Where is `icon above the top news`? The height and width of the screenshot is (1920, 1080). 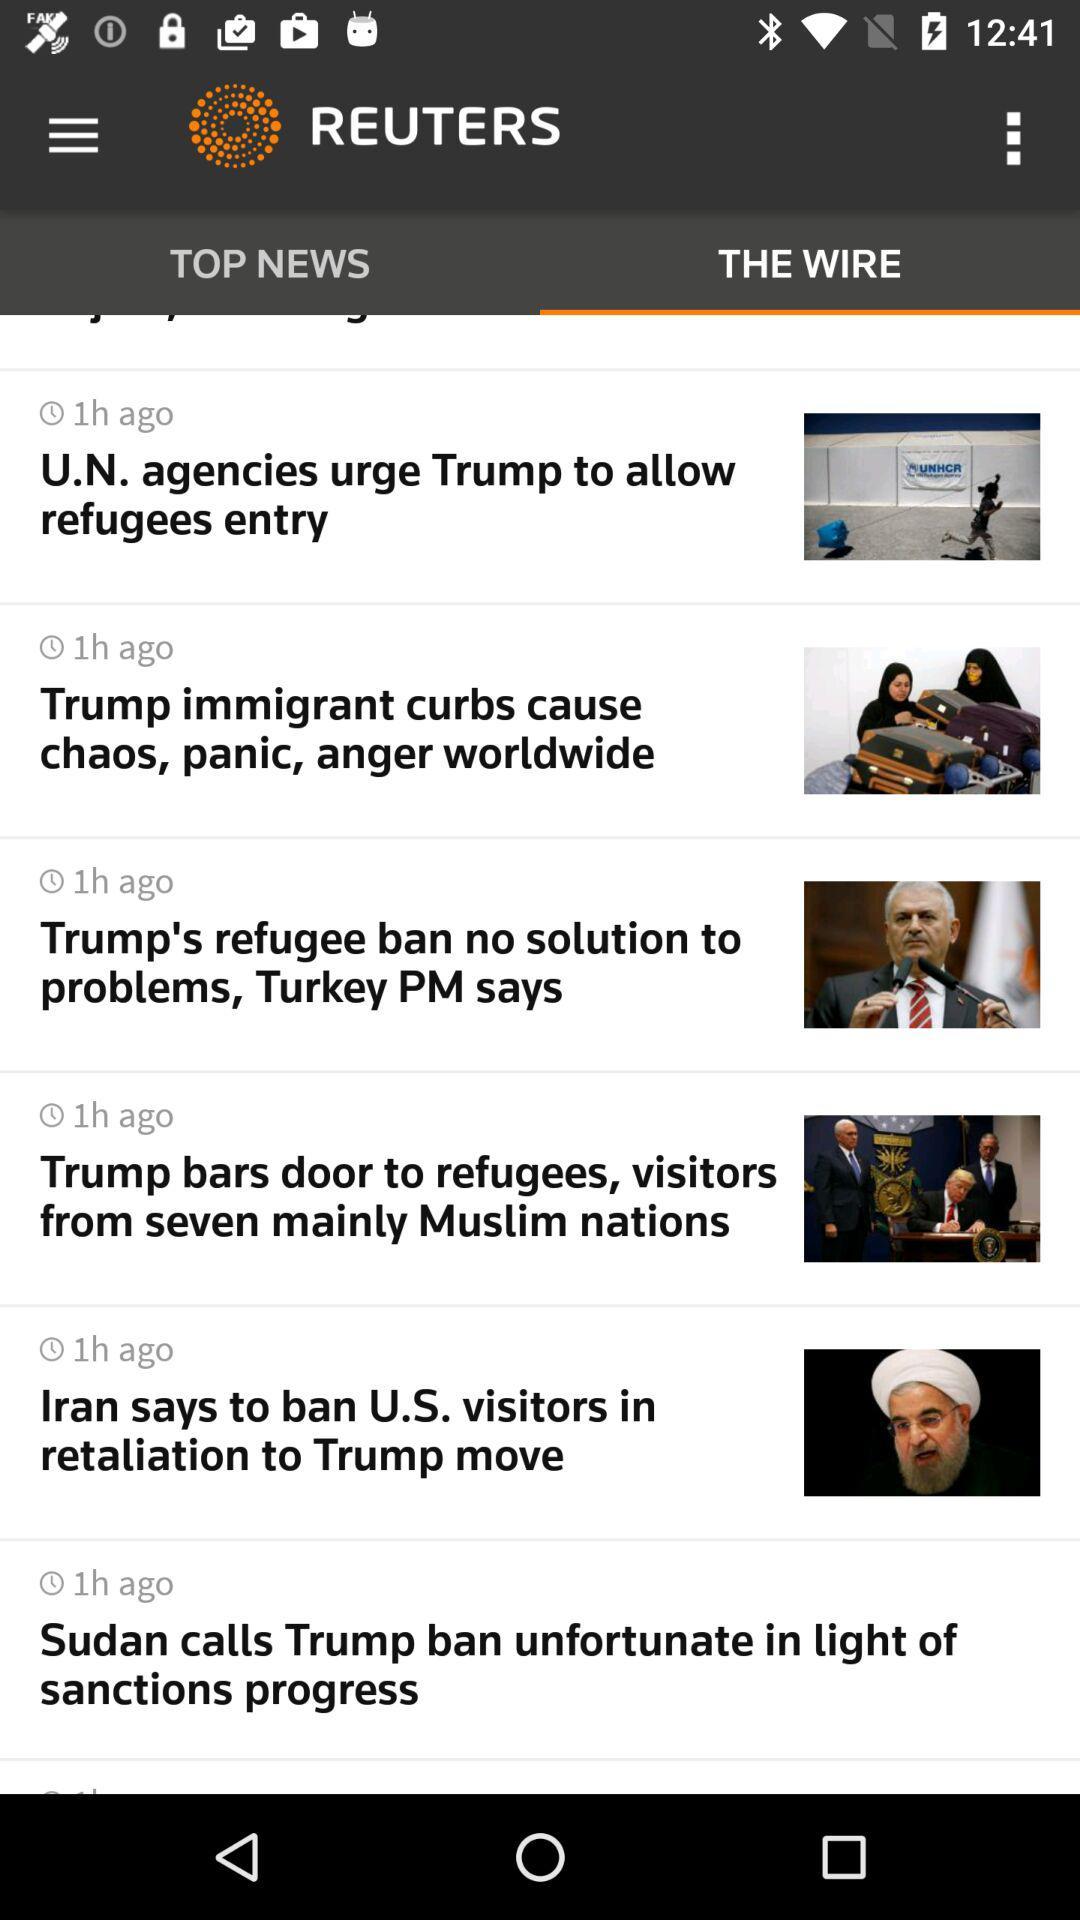
icon above the top news is located at coordinates (72, 135).